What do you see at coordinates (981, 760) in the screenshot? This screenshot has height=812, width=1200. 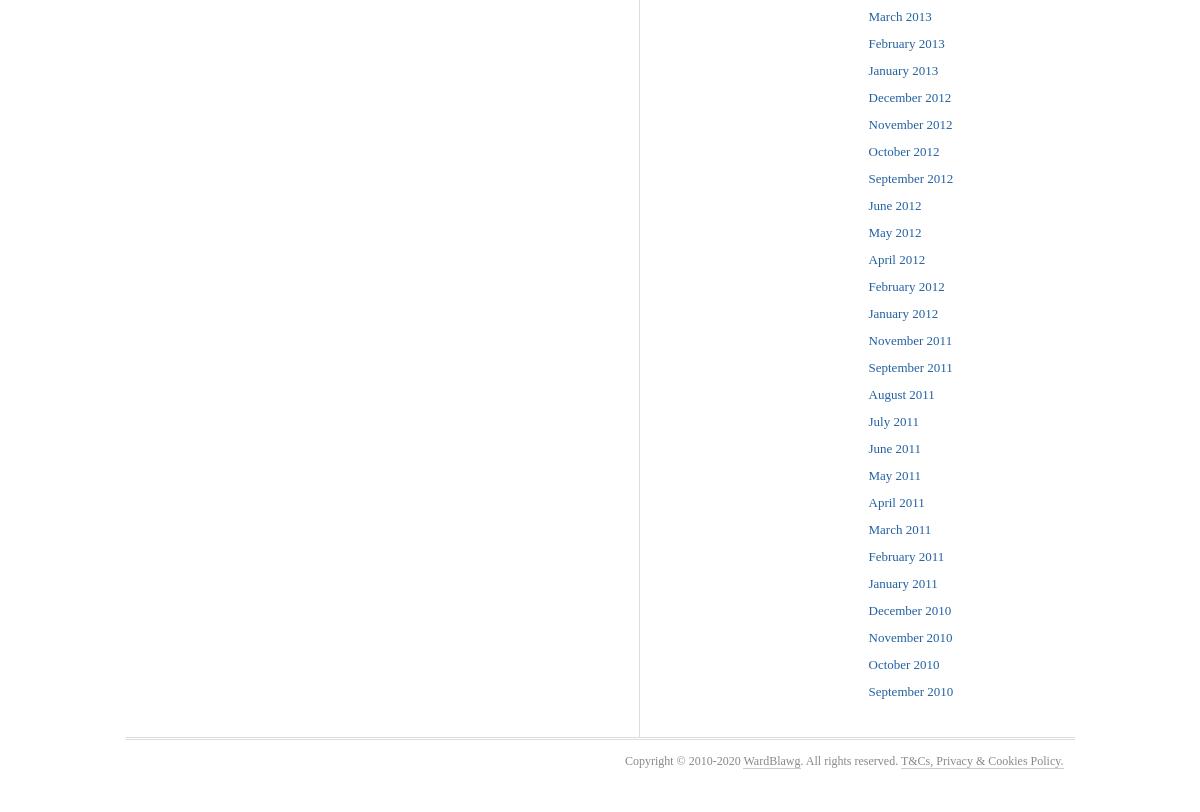 I see `'T&Cs, Privacy & Cookies Policy.'` at bounding box center [981, 760].